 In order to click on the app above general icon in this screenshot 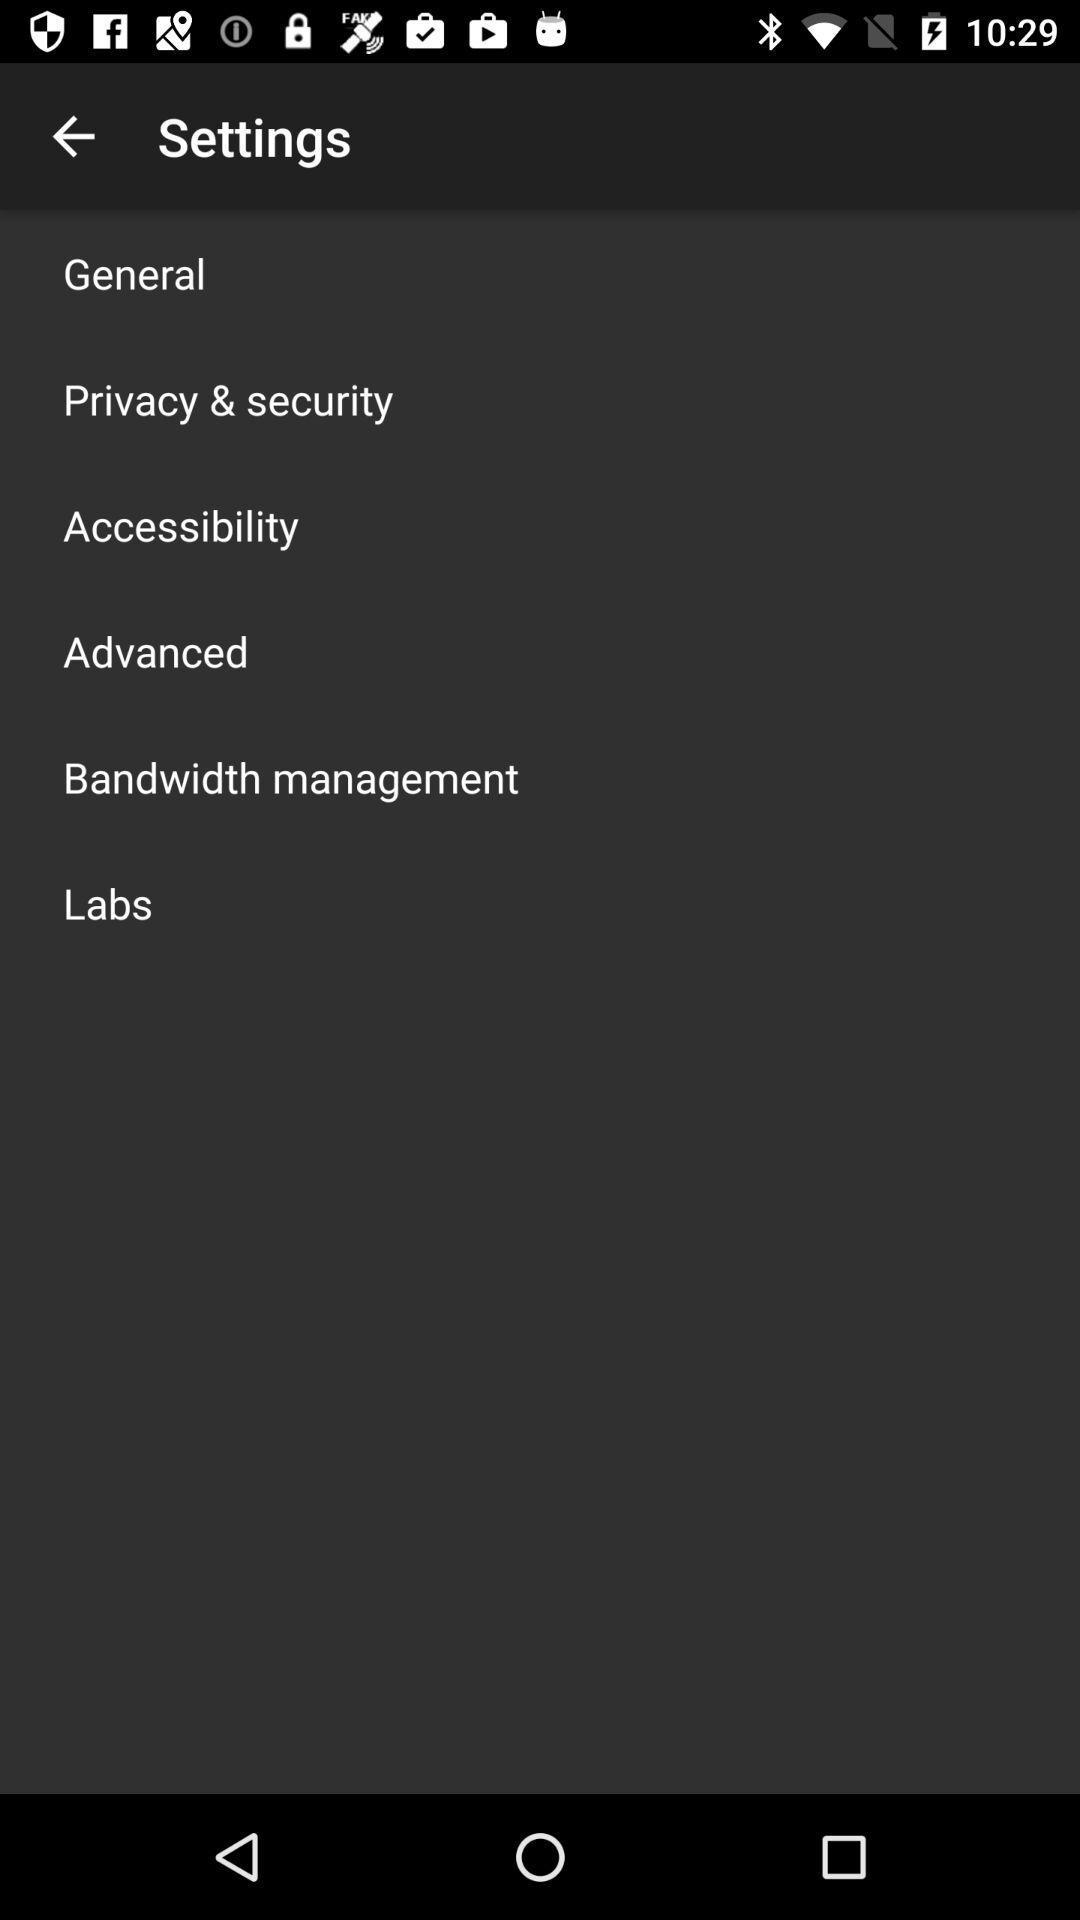, I will do `click(72, 135)`.